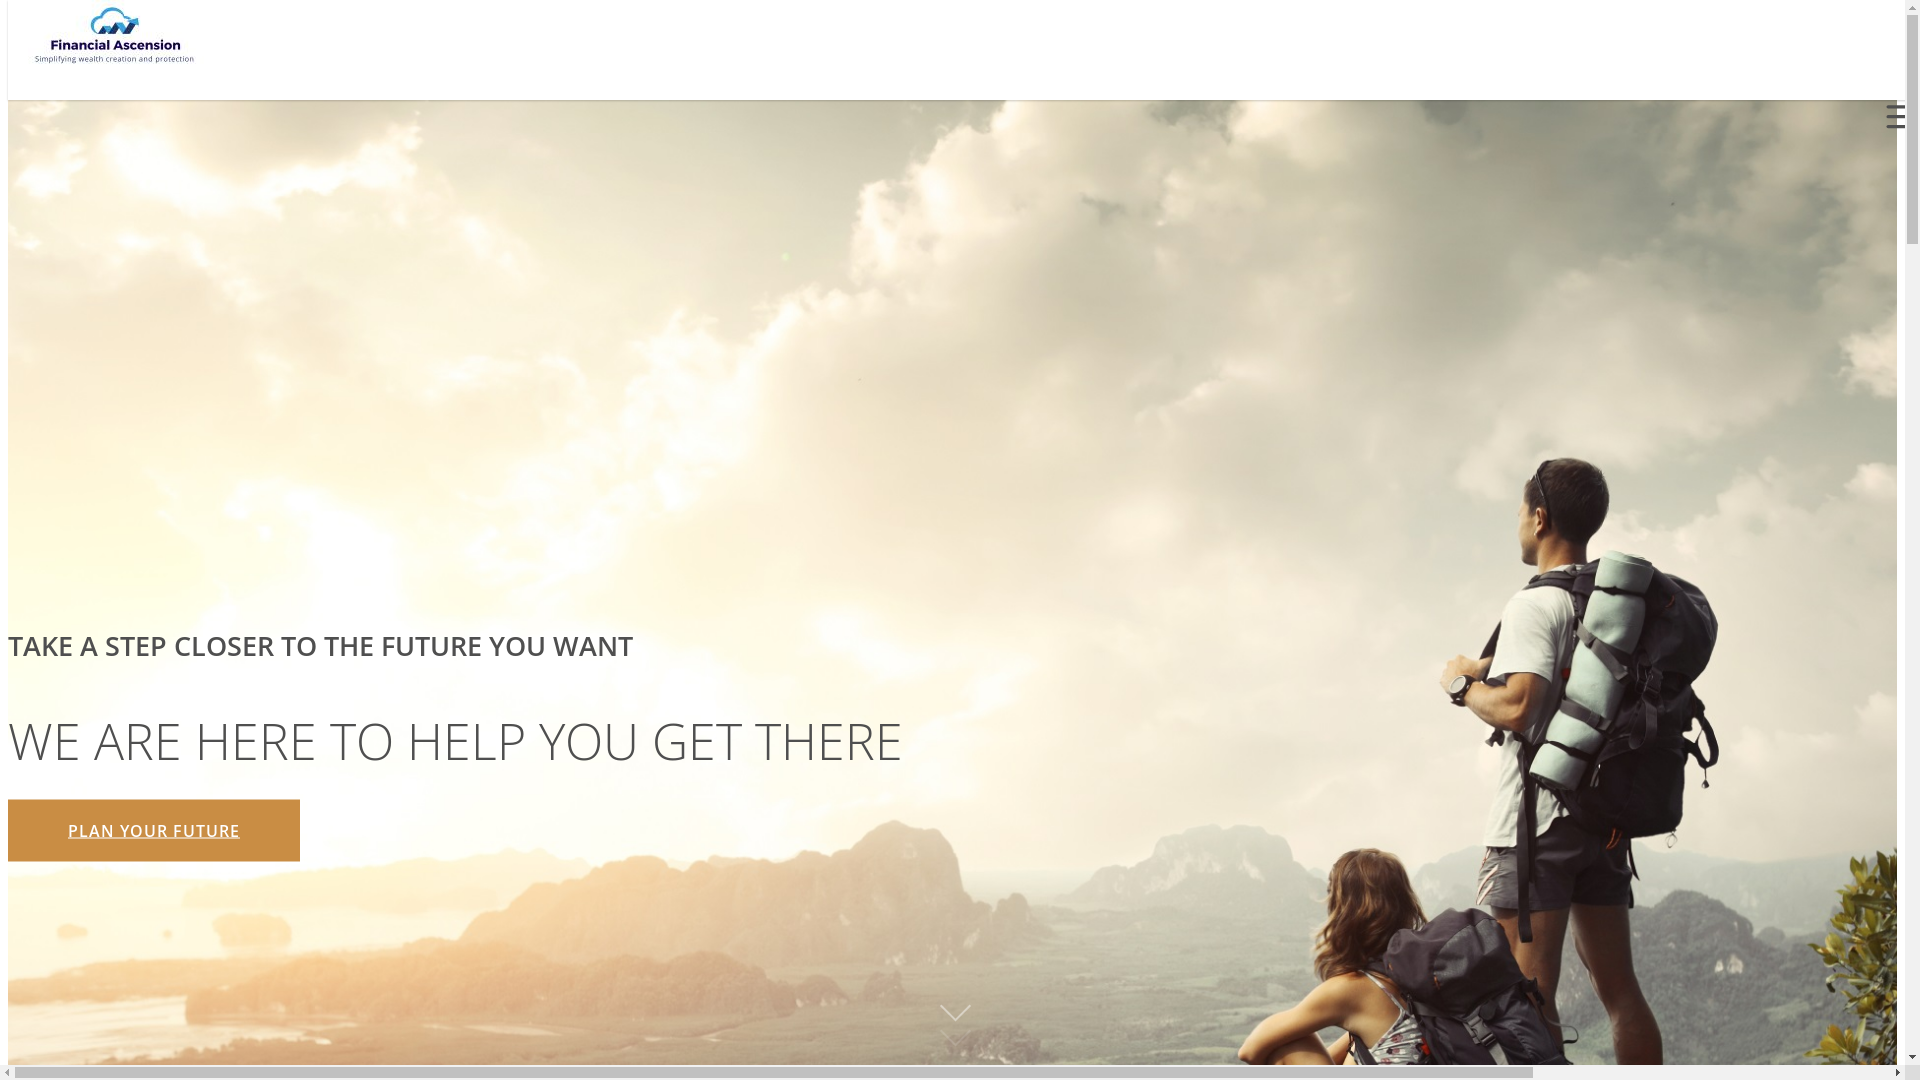  What do you see at coordinates (152, 829) in the screenshot?
I see `'PLAN YOUR FUTURE'` at bounding box center [152, 829].